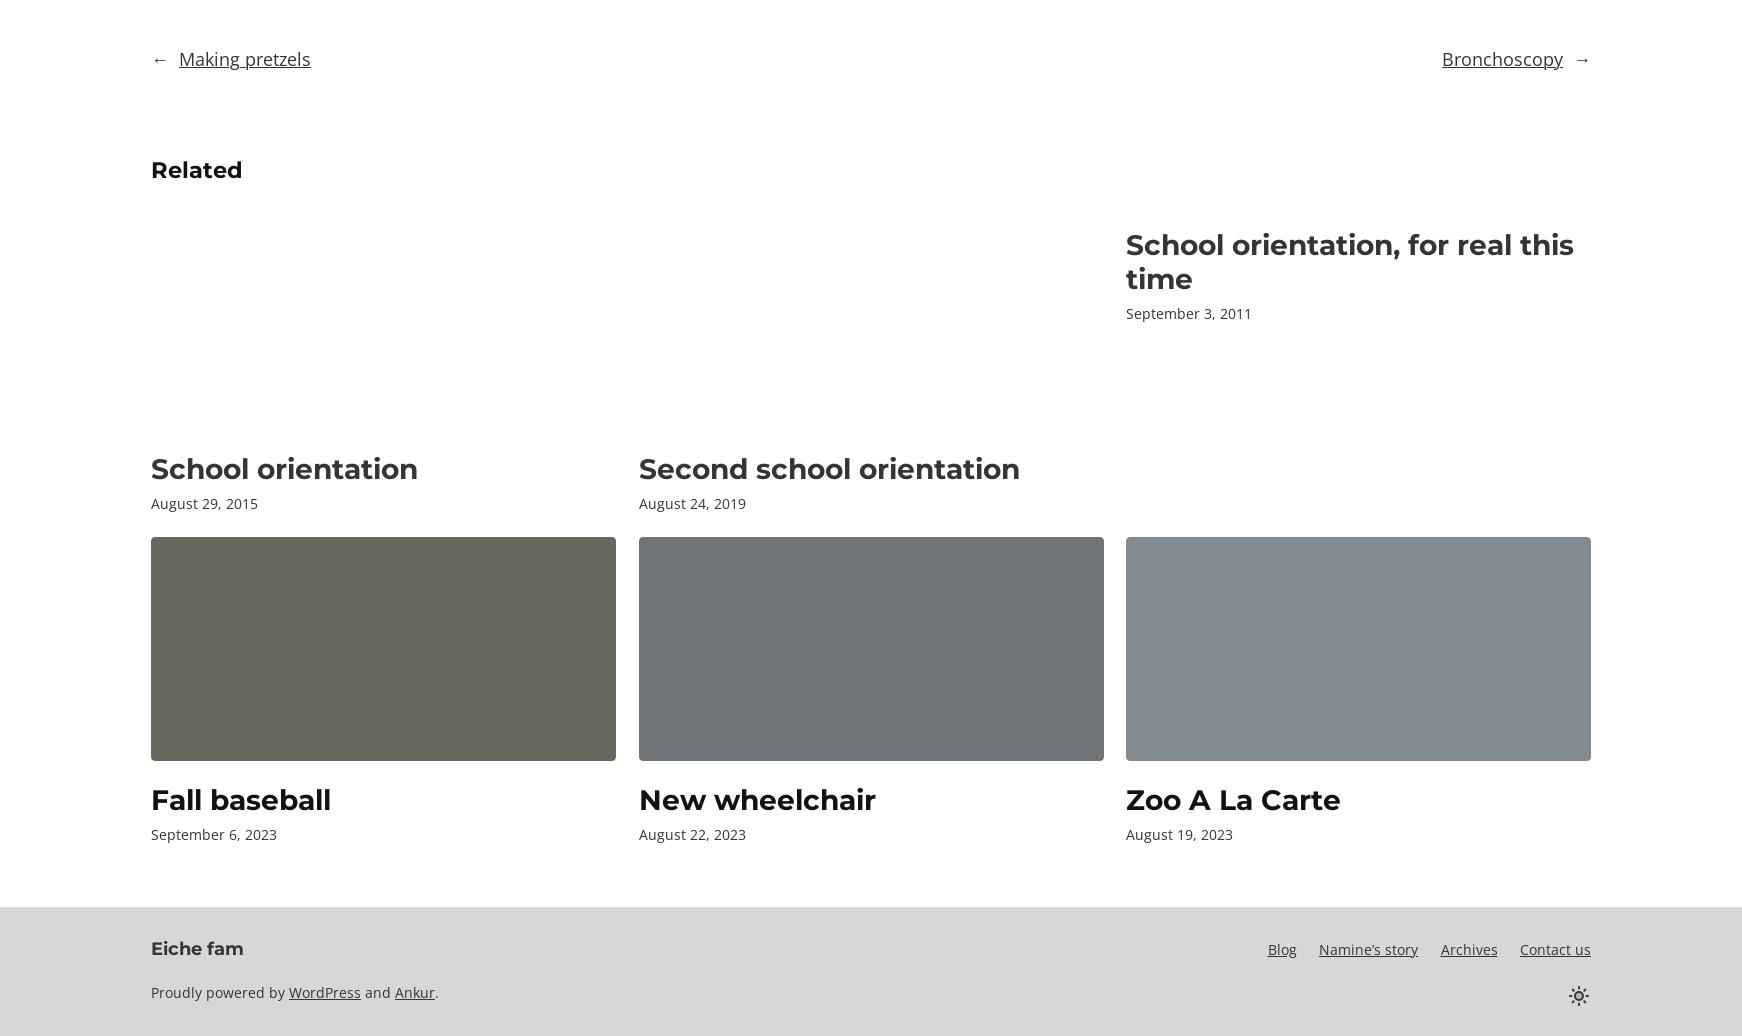 This screenshot has height=1036, width=1742. I want to click on 'Zoo A La Carte', so click(1232, 798).